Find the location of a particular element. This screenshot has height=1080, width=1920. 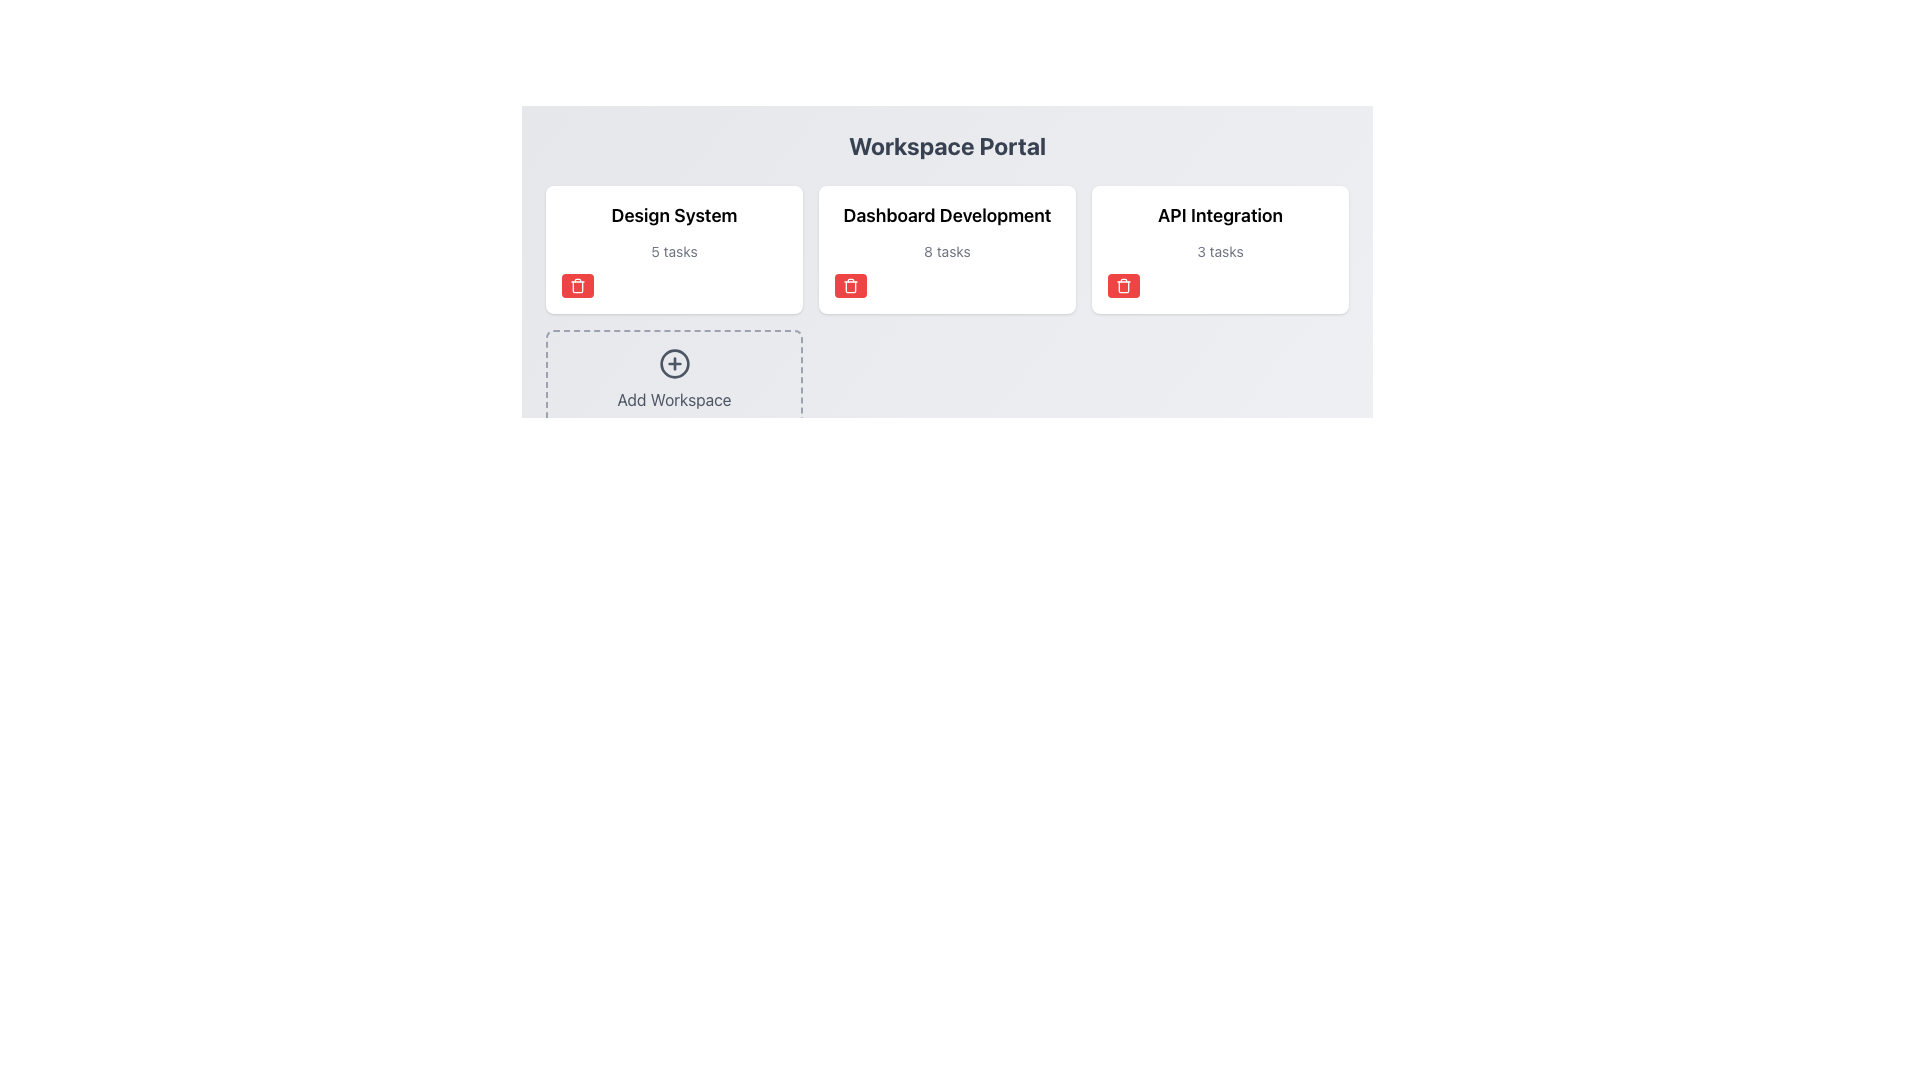

the text label displaying the number of tasks associated with the 'API Integration' section, which is located centrally beneath the header text 'API Integration' is located at coordinates (1219, 250).